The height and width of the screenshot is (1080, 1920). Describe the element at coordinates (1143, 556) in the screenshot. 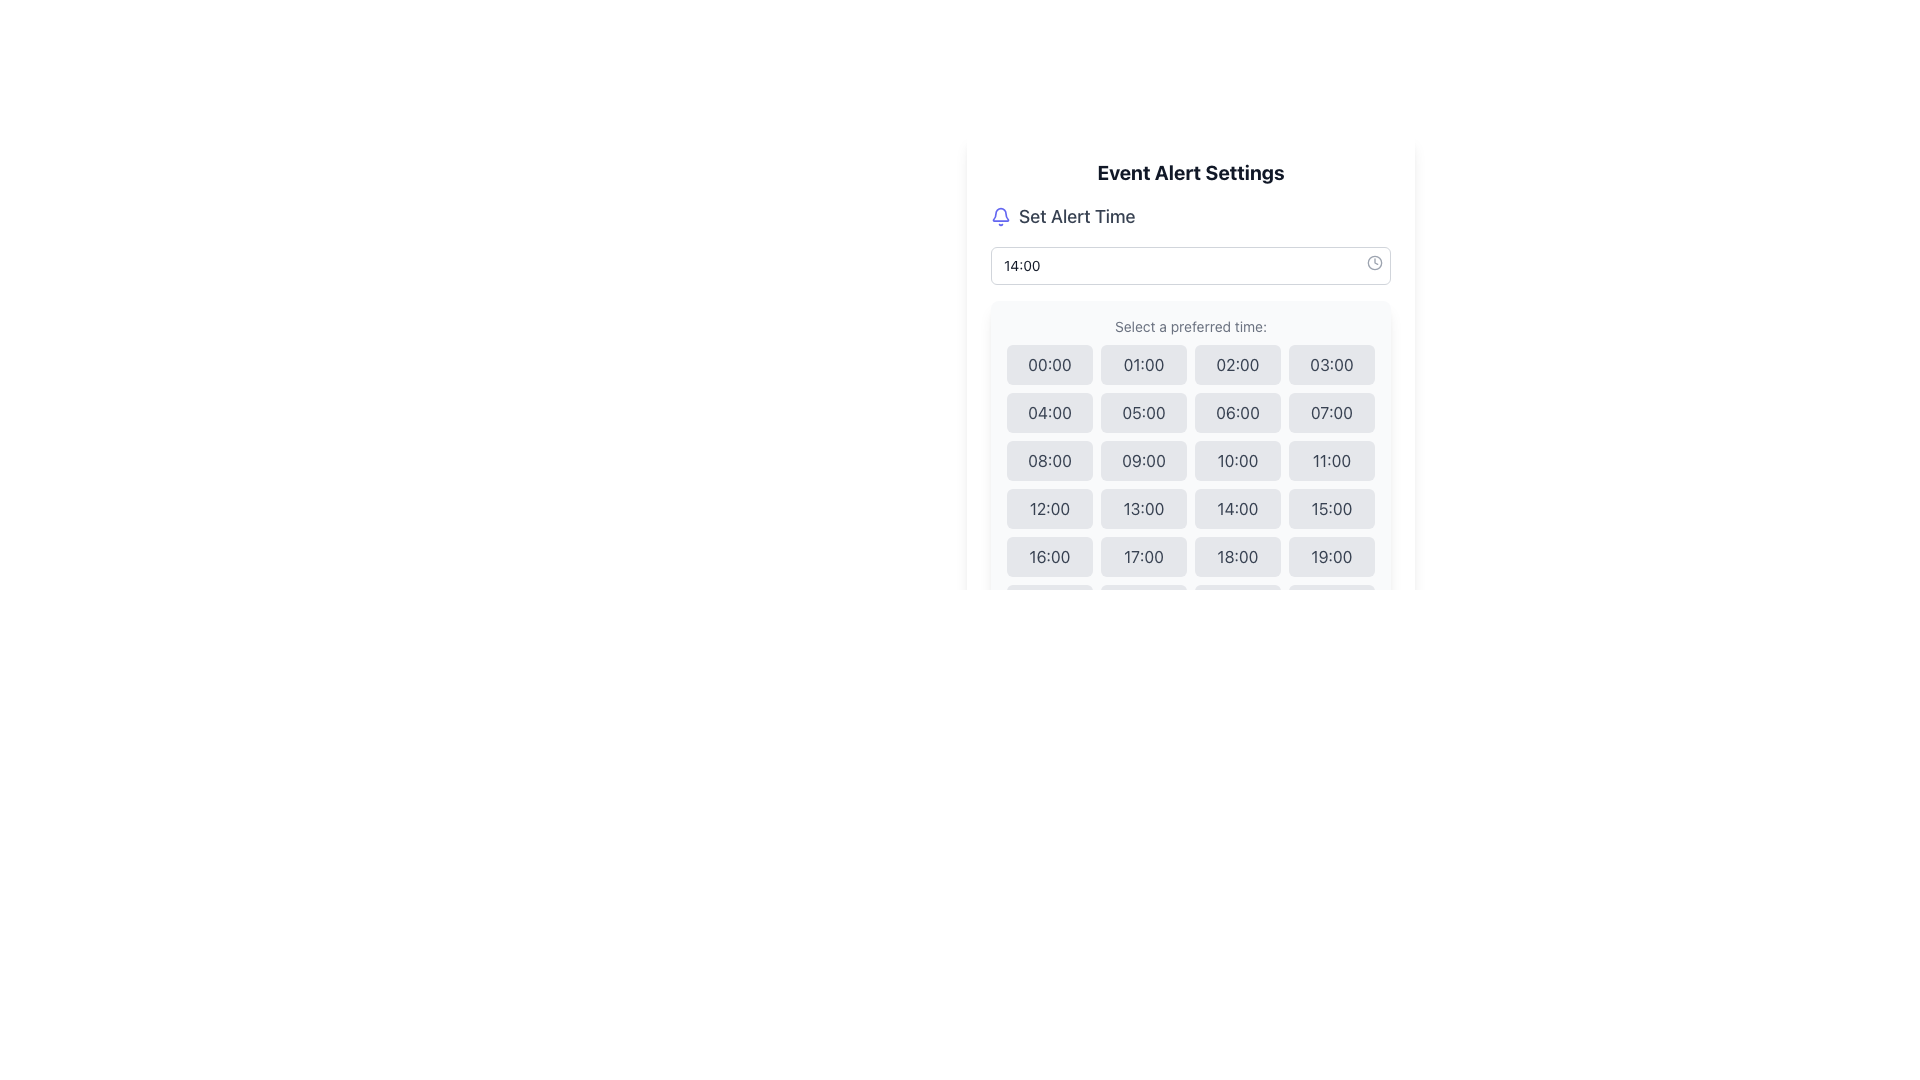

I see `the button displaying '17:00' which is styled as a pill with rounded edges, located in the fifth row and second column of the time options grid` at that location.